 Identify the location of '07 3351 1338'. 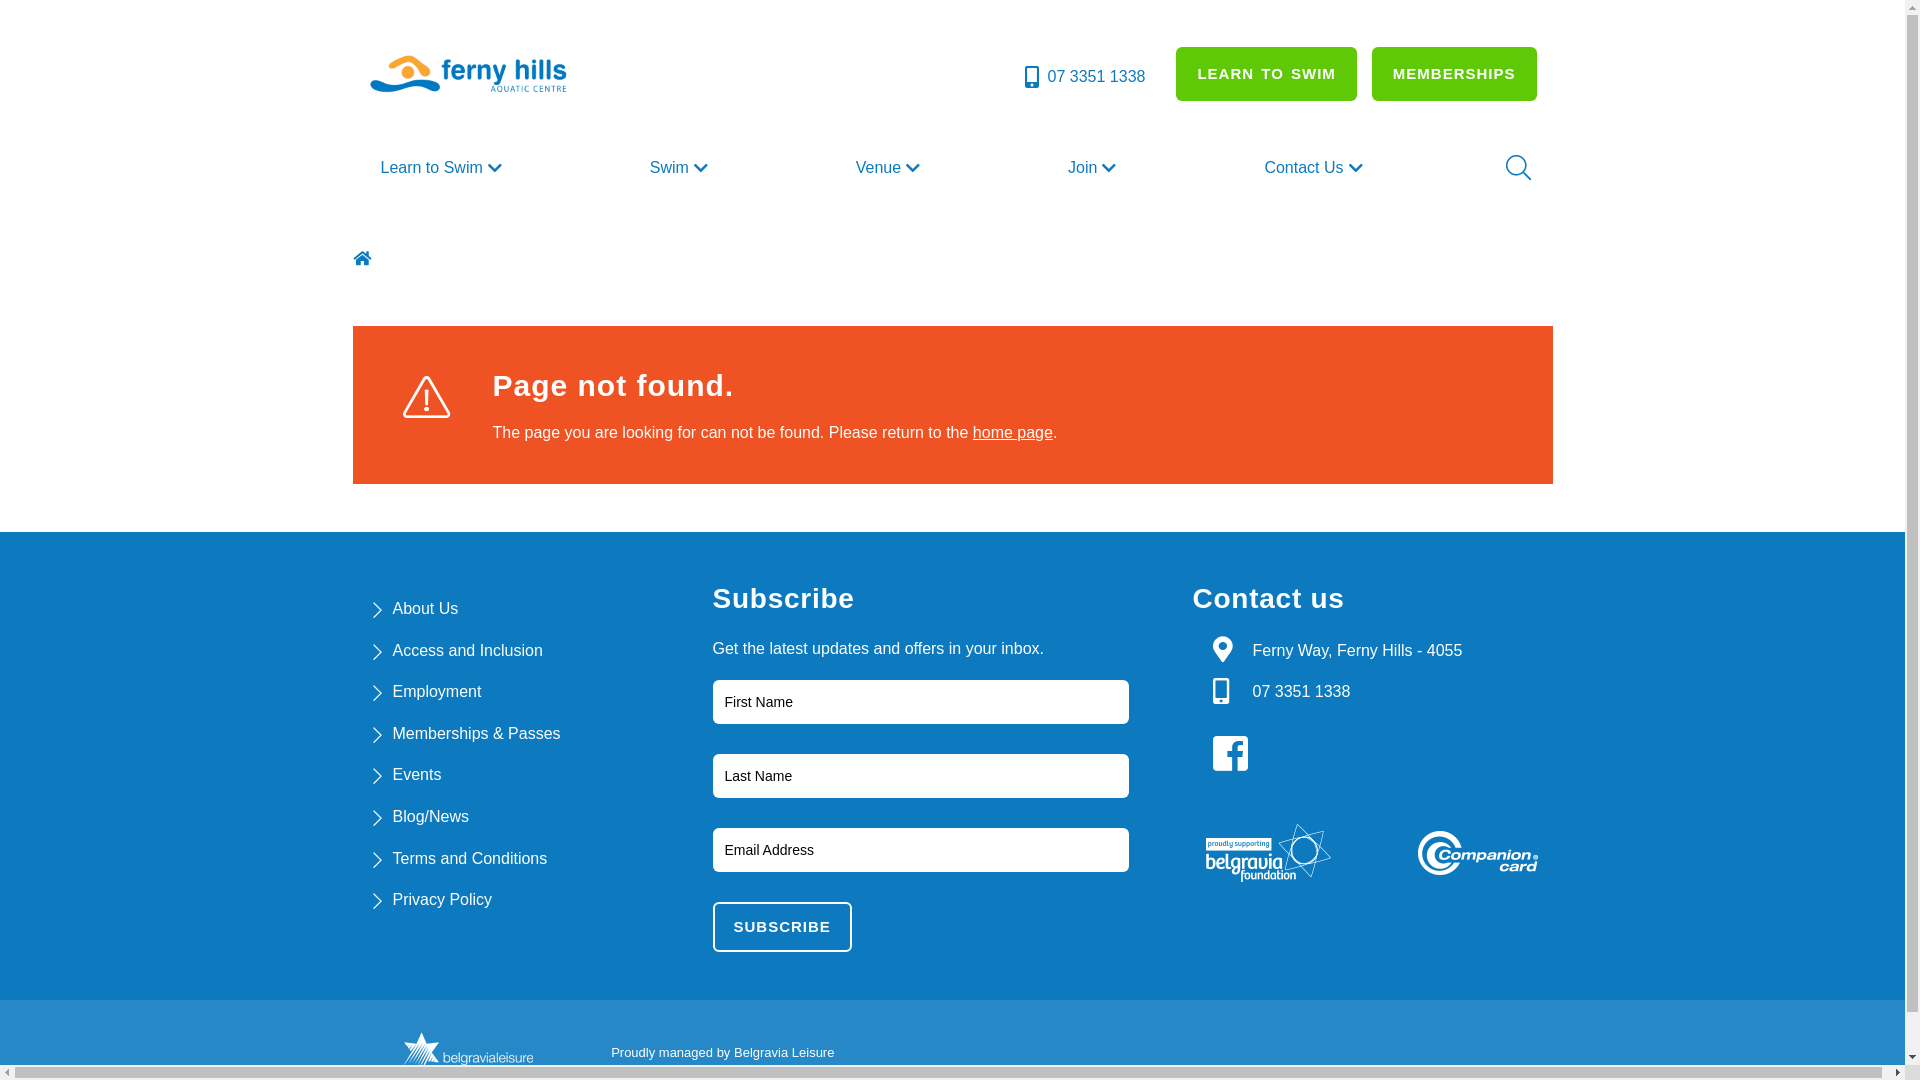
(1021, 76).